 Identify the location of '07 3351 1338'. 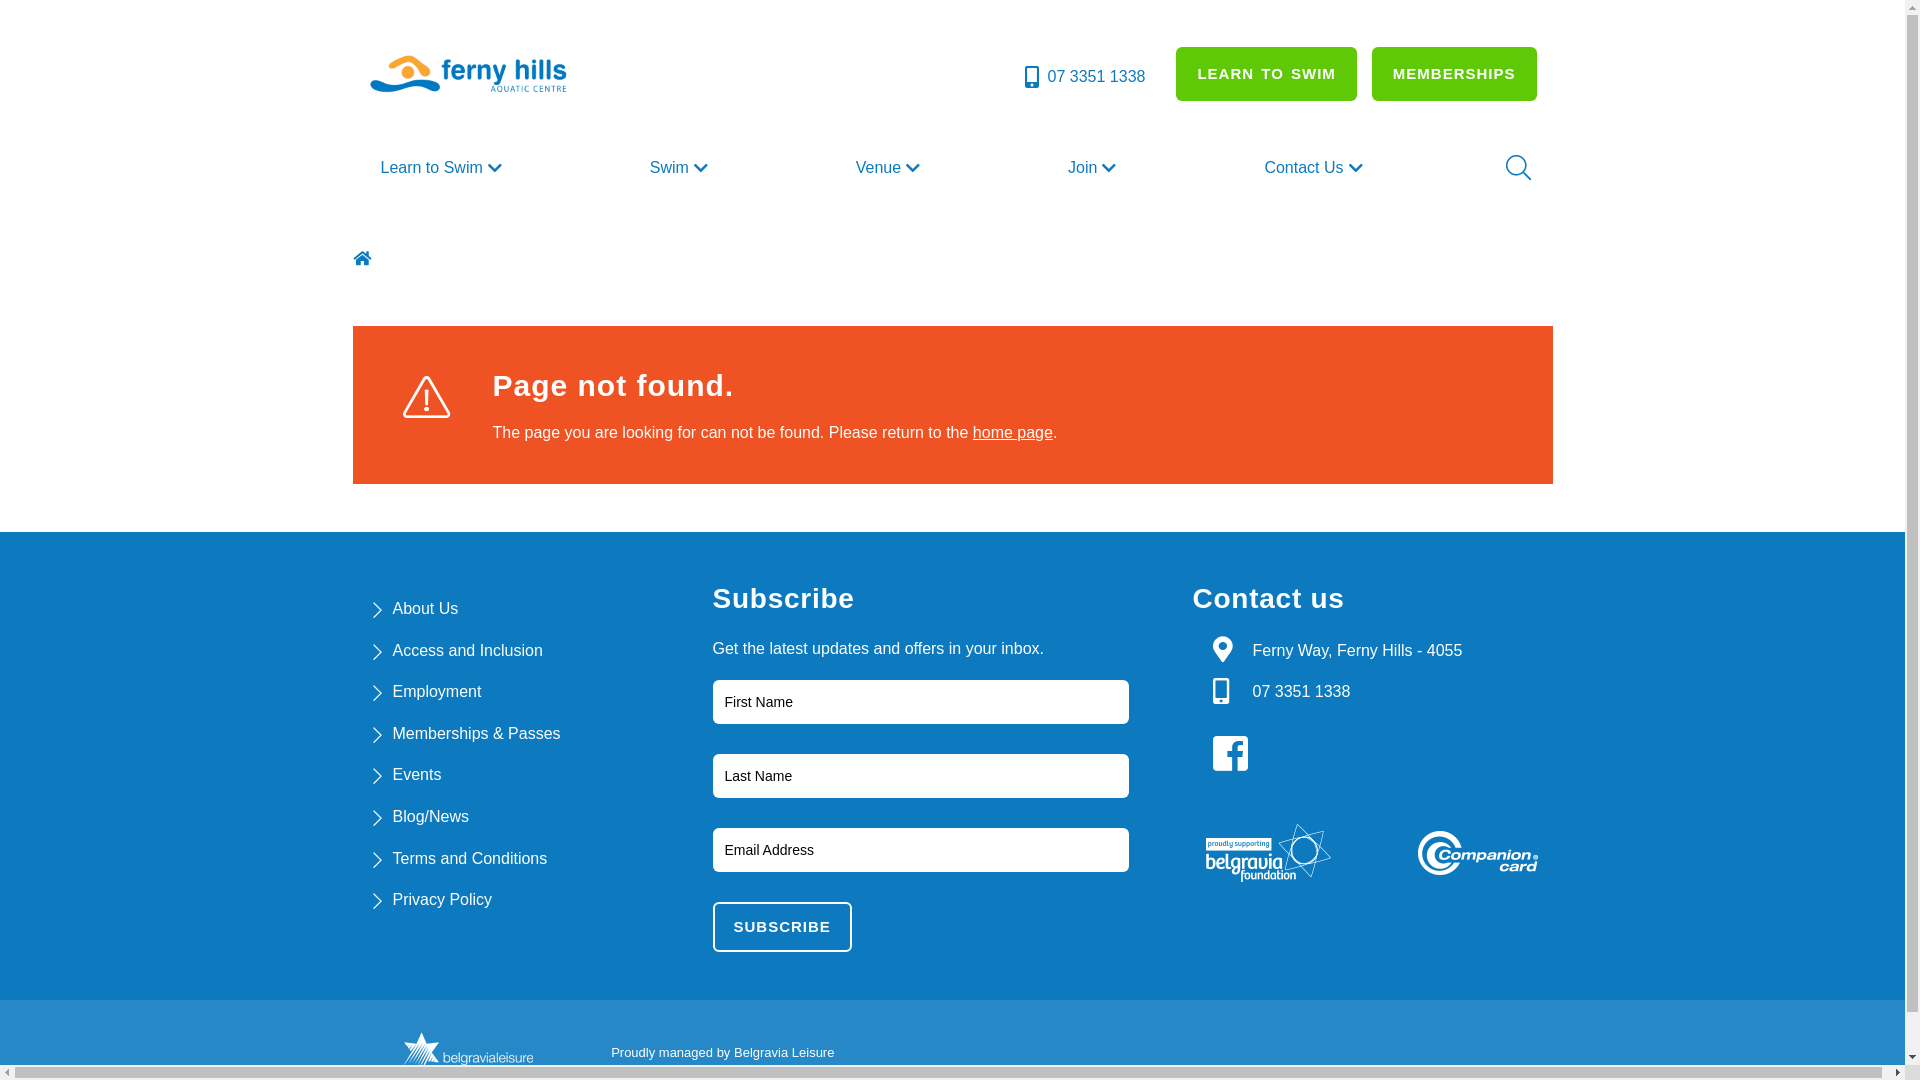
(1021, 76).